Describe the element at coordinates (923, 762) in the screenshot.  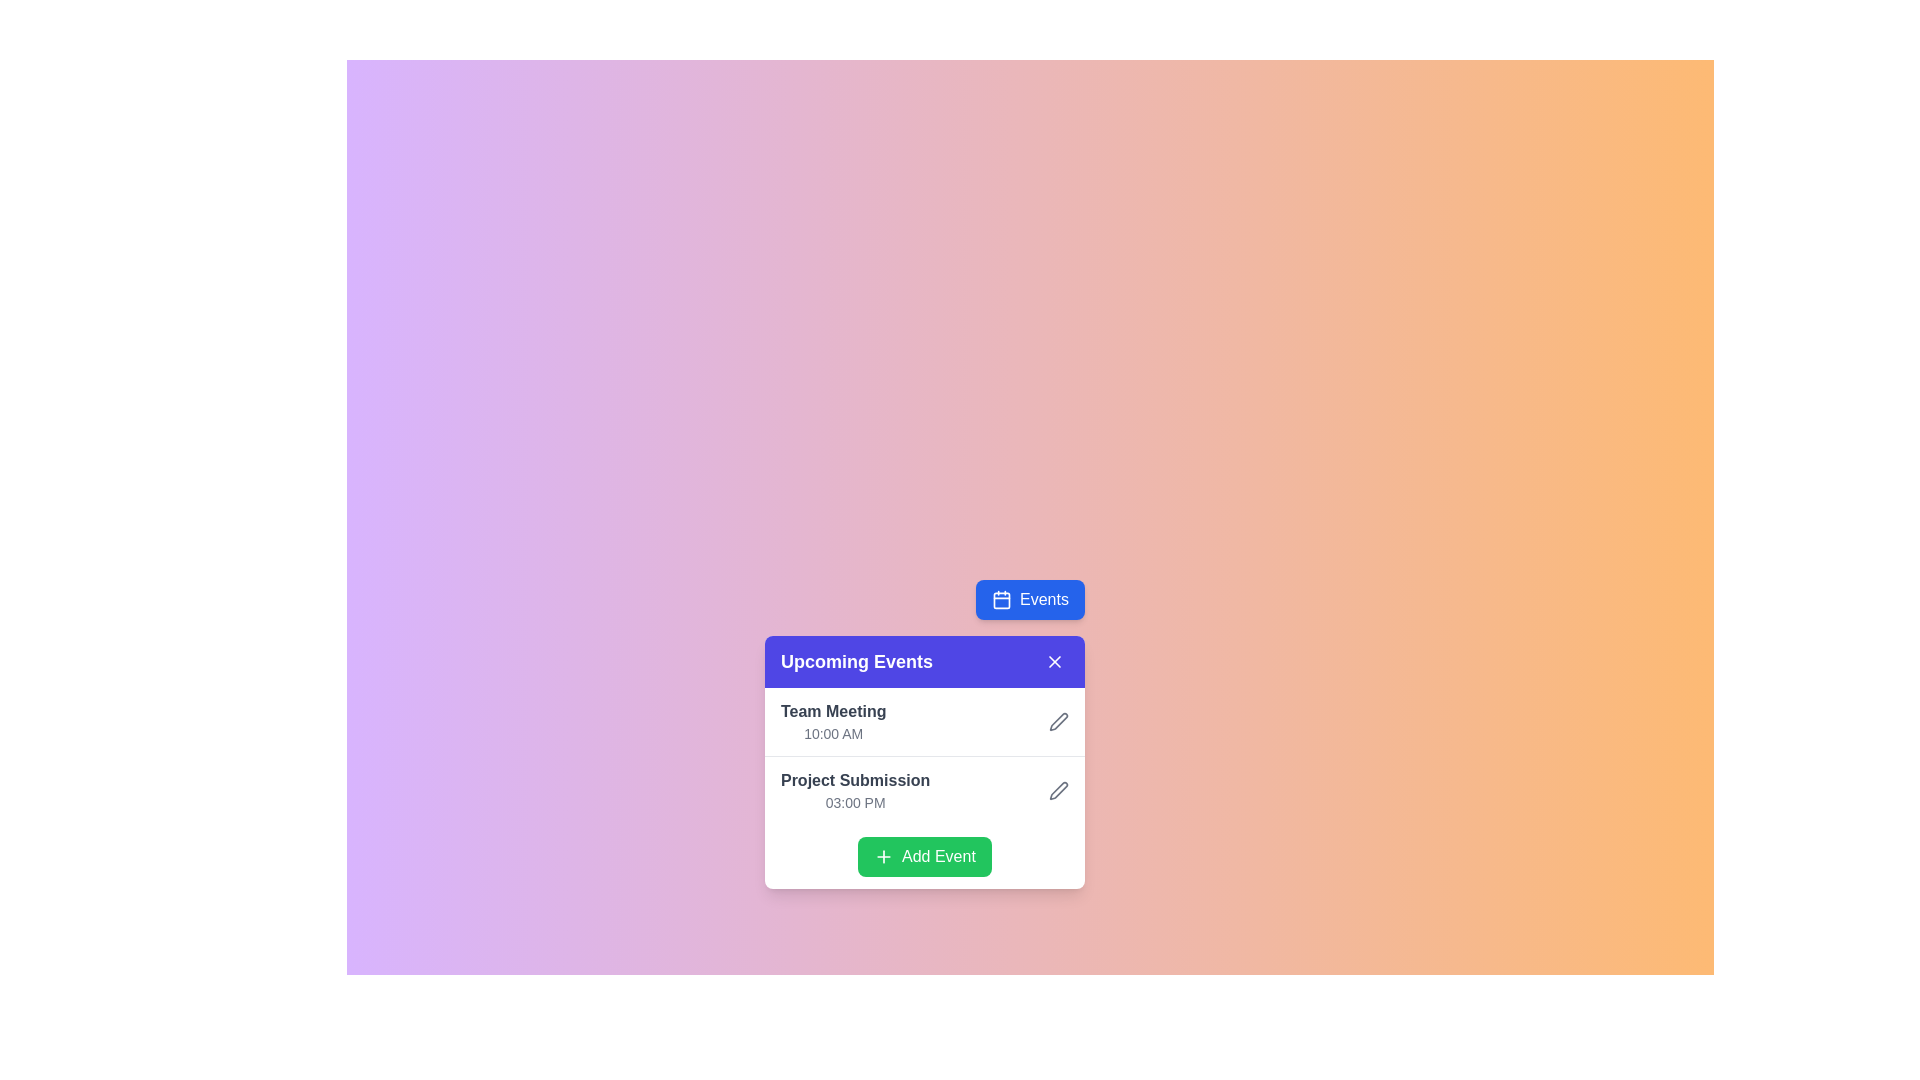
I see `an event listed in the 'Upcoming Events' card` at that location.